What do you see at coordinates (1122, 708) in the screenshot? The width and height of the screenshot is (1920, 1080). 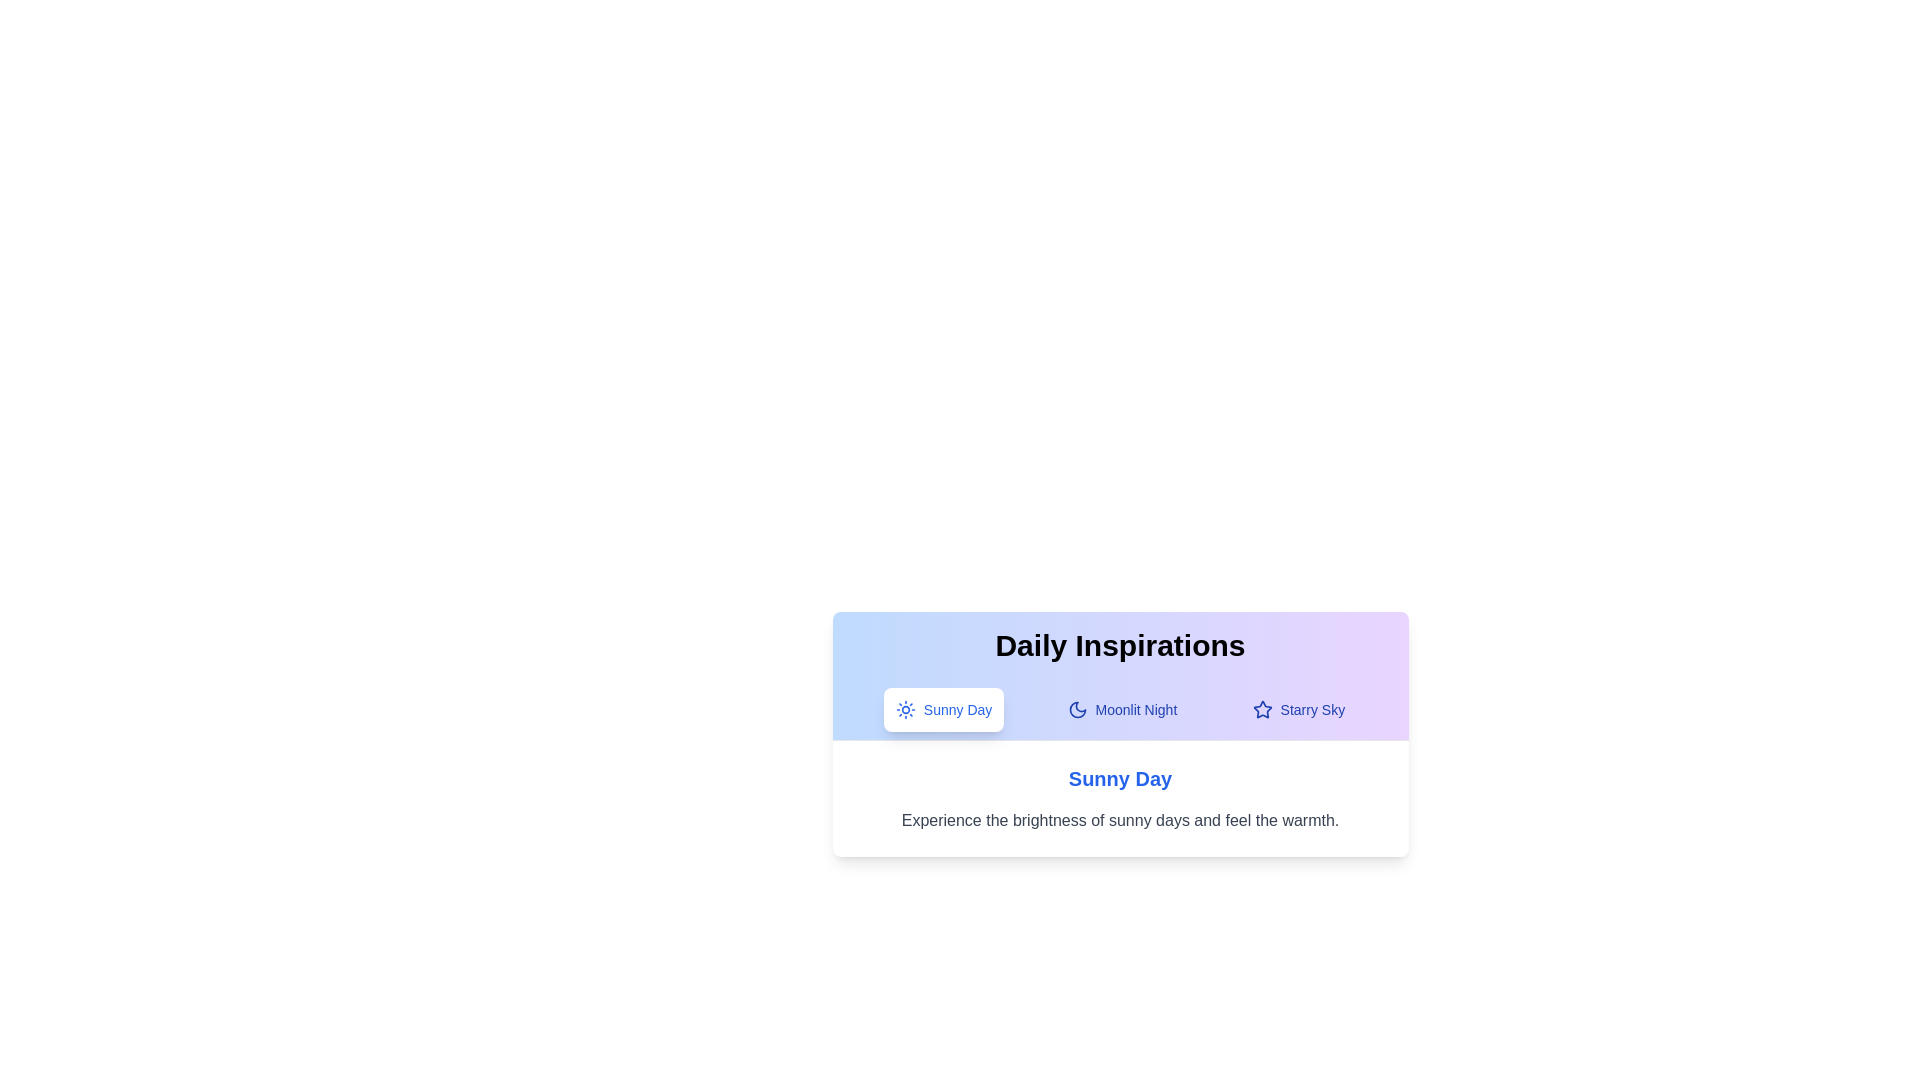 I see `the tab labeled Moonlit Night to display its content` at bounding box center [1122, 708].